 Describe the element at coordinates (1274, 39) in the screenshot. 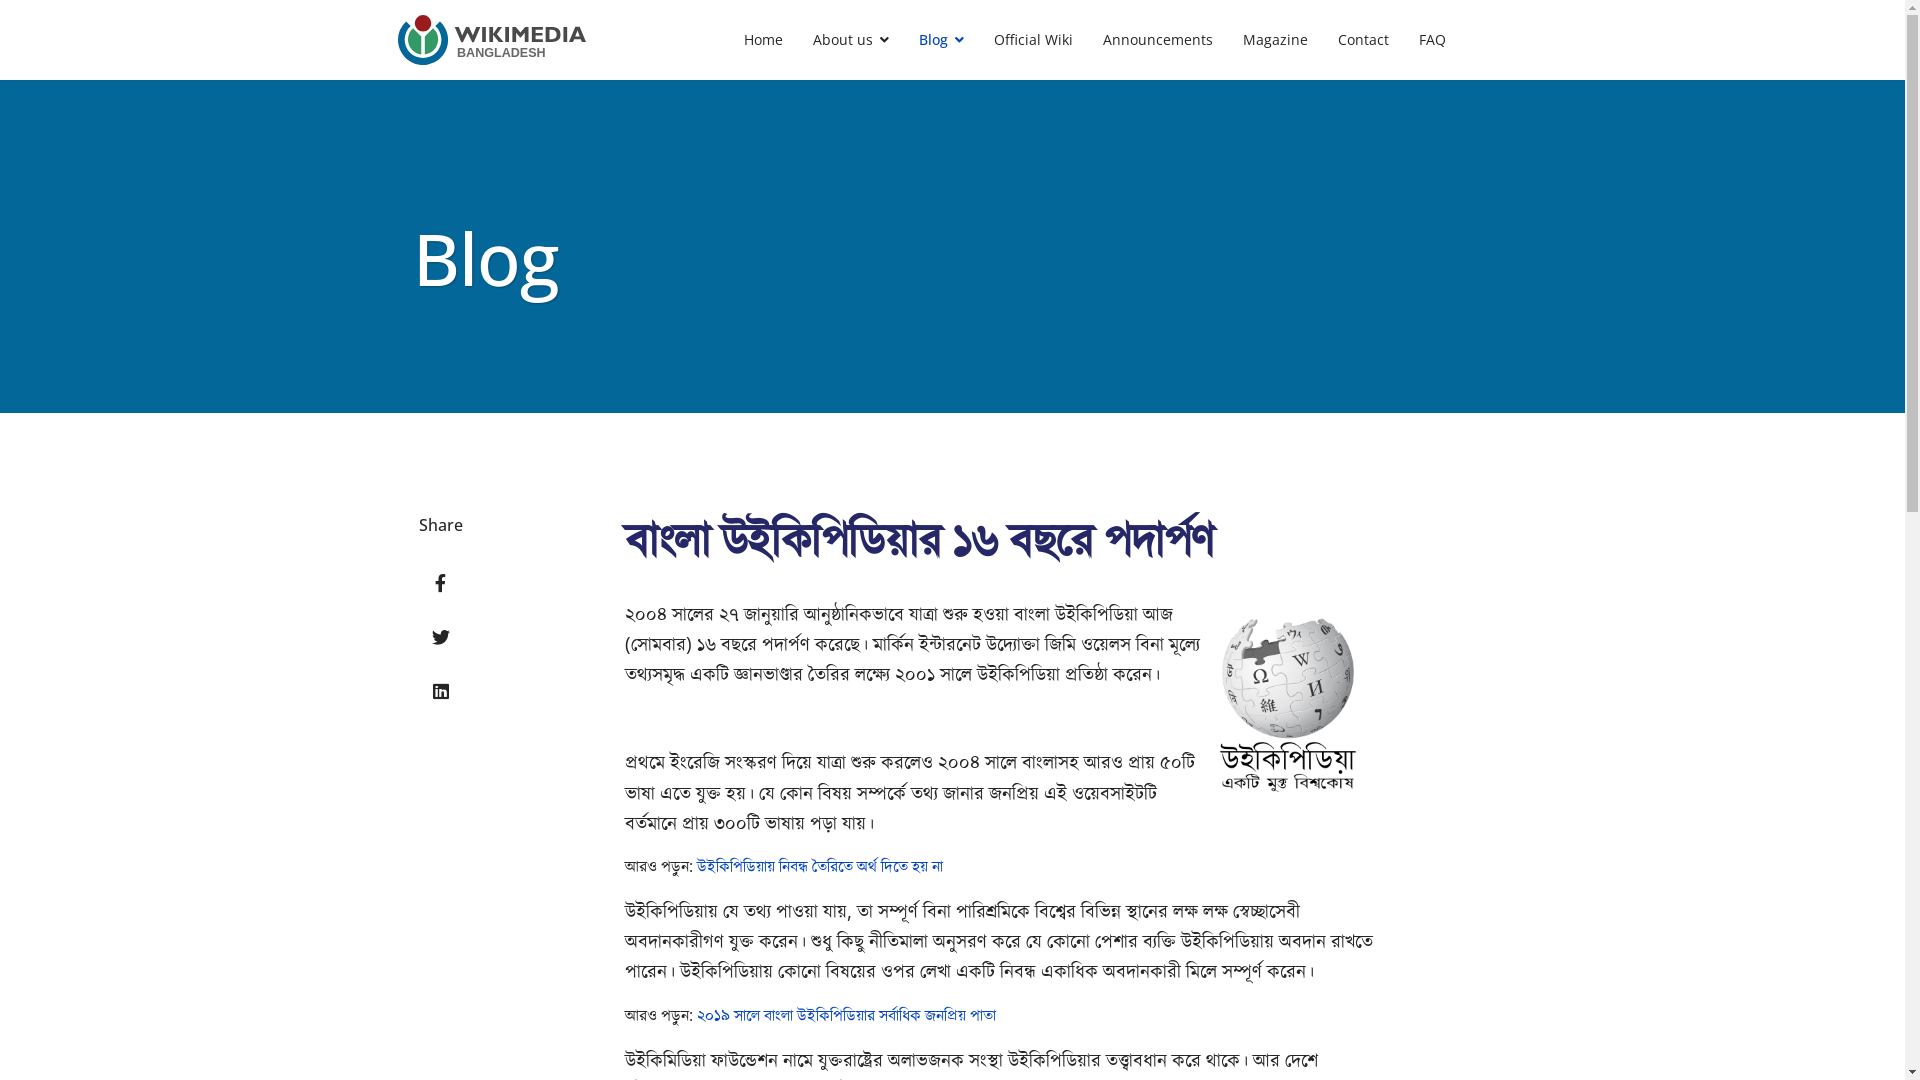

I see `'Magazine'` at that location.